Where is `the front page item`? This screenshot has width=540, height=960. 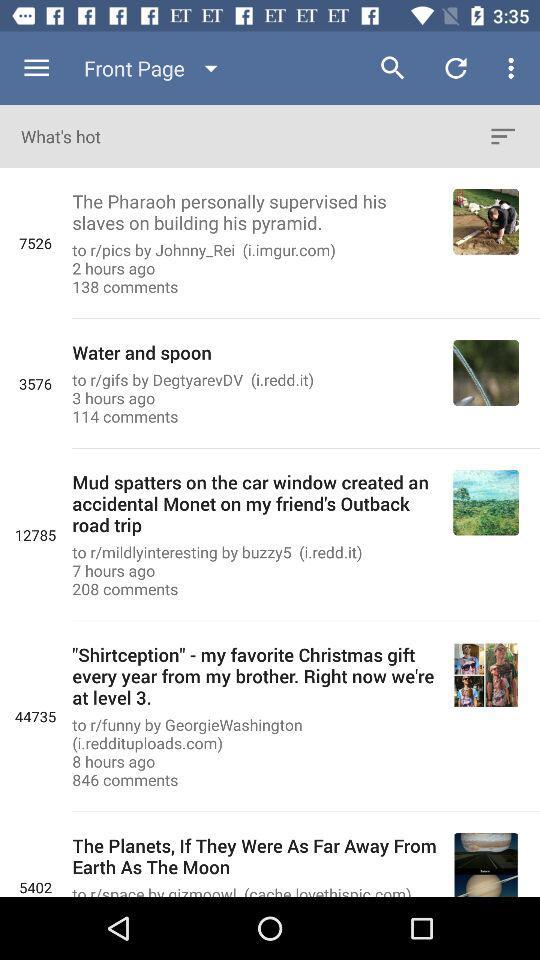 the front page item is located at coordinates (154, 68).